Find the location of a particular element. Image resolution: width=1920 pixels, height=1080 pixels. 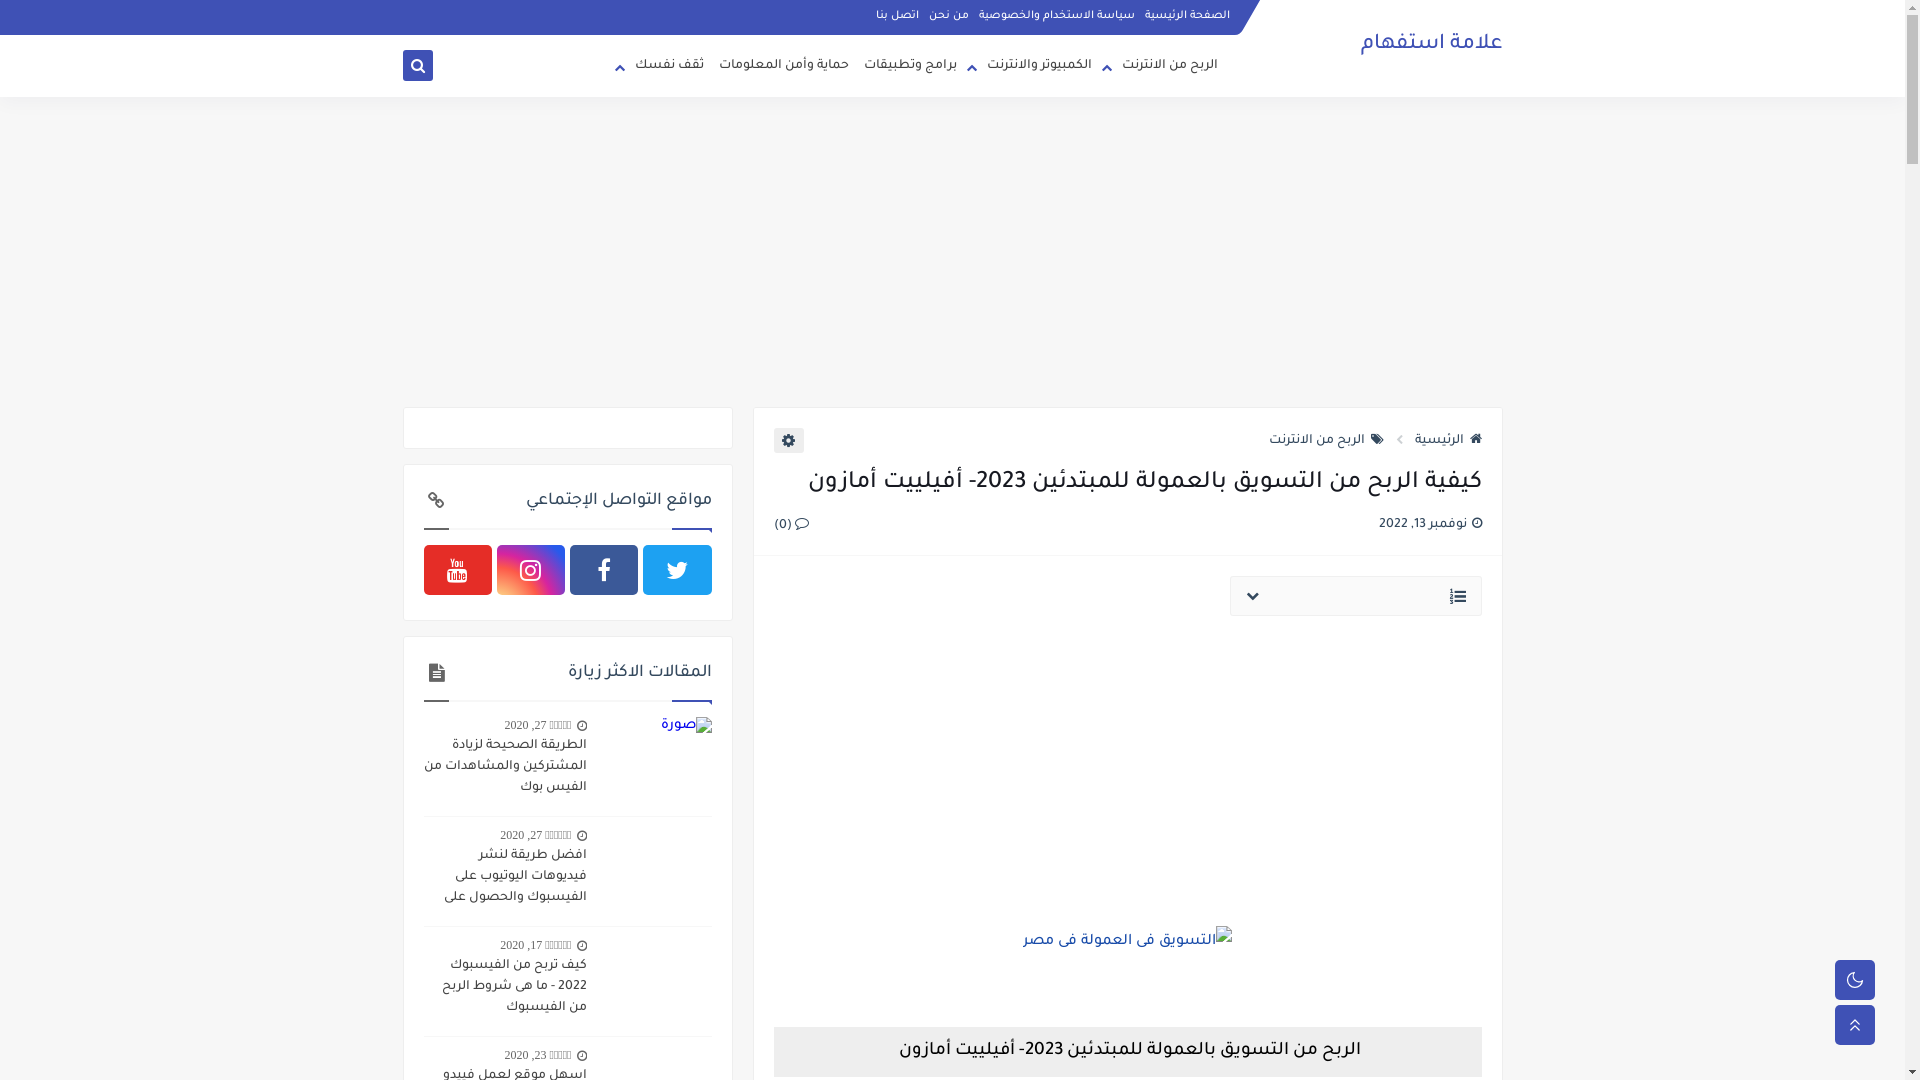

'(0)' is located at coordinates (790, 523).